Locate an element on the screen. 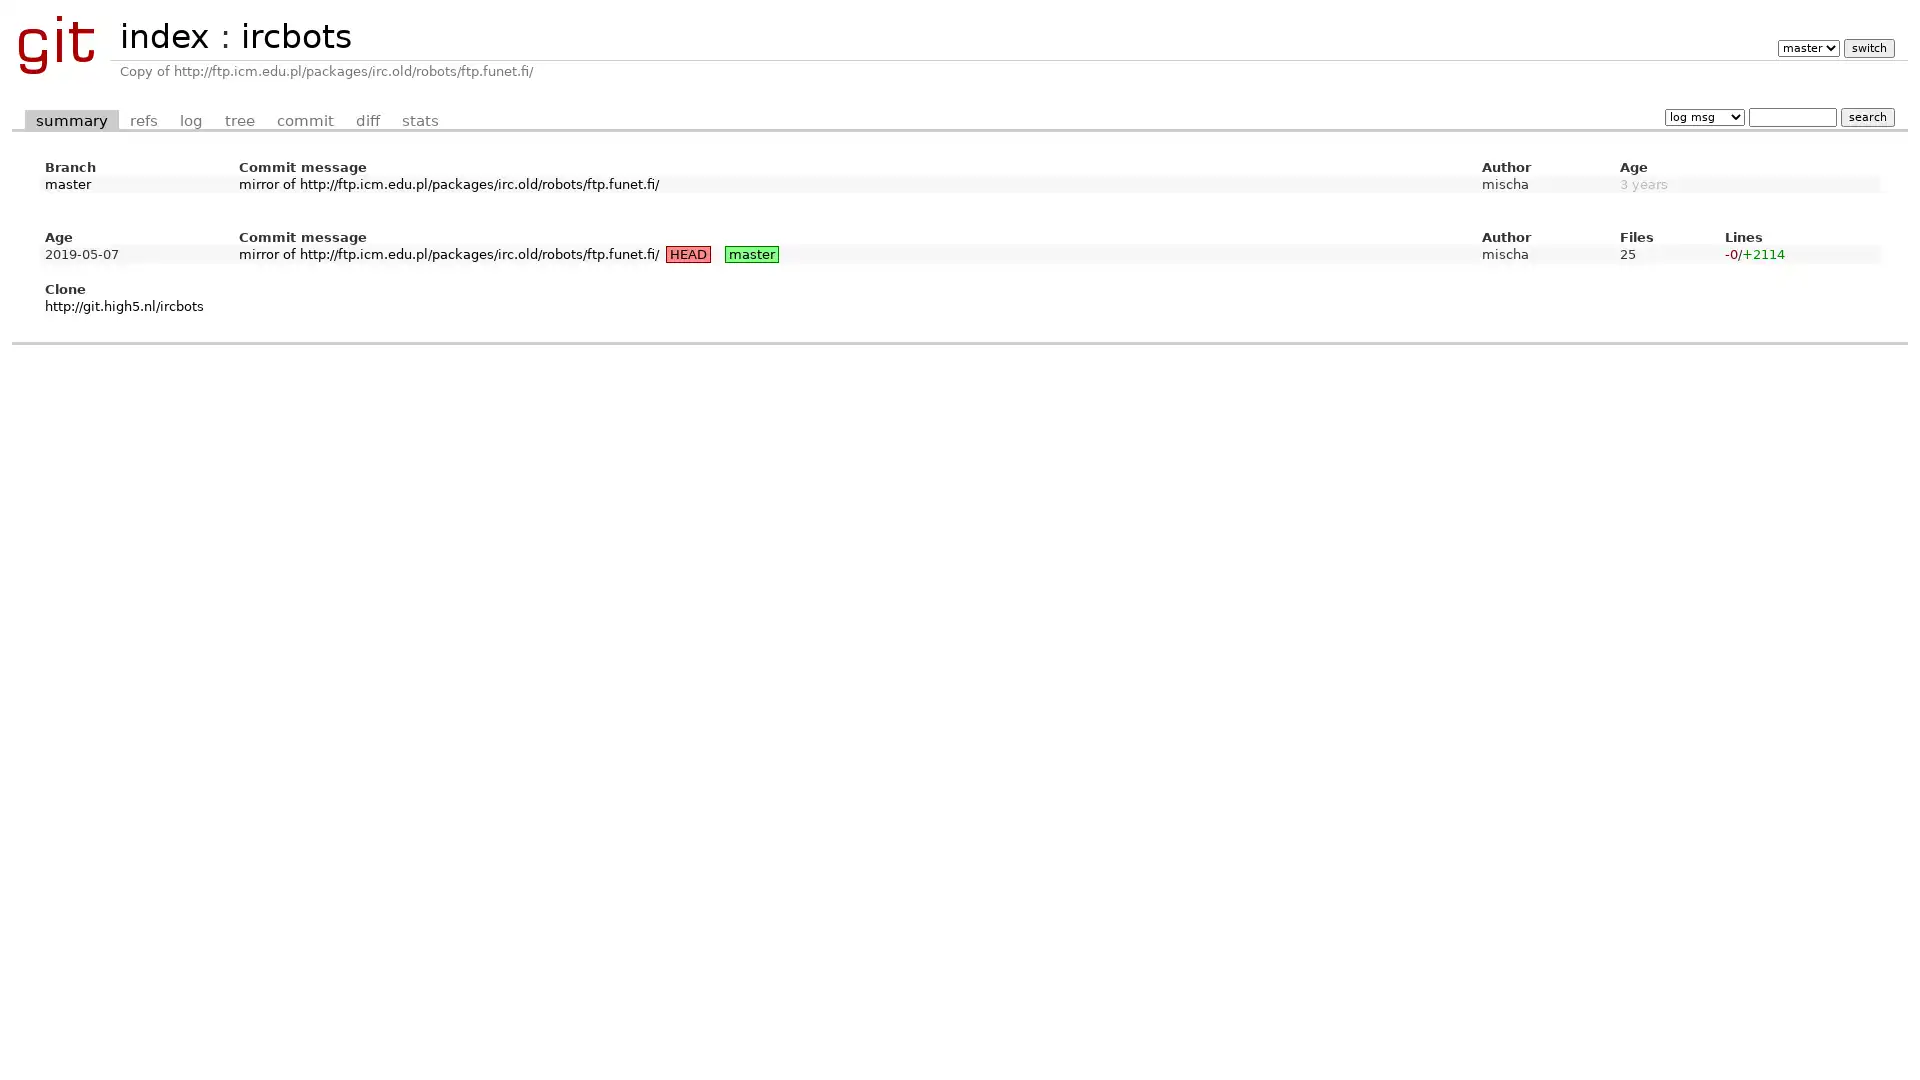  search is located at coordinates (1866, 116).